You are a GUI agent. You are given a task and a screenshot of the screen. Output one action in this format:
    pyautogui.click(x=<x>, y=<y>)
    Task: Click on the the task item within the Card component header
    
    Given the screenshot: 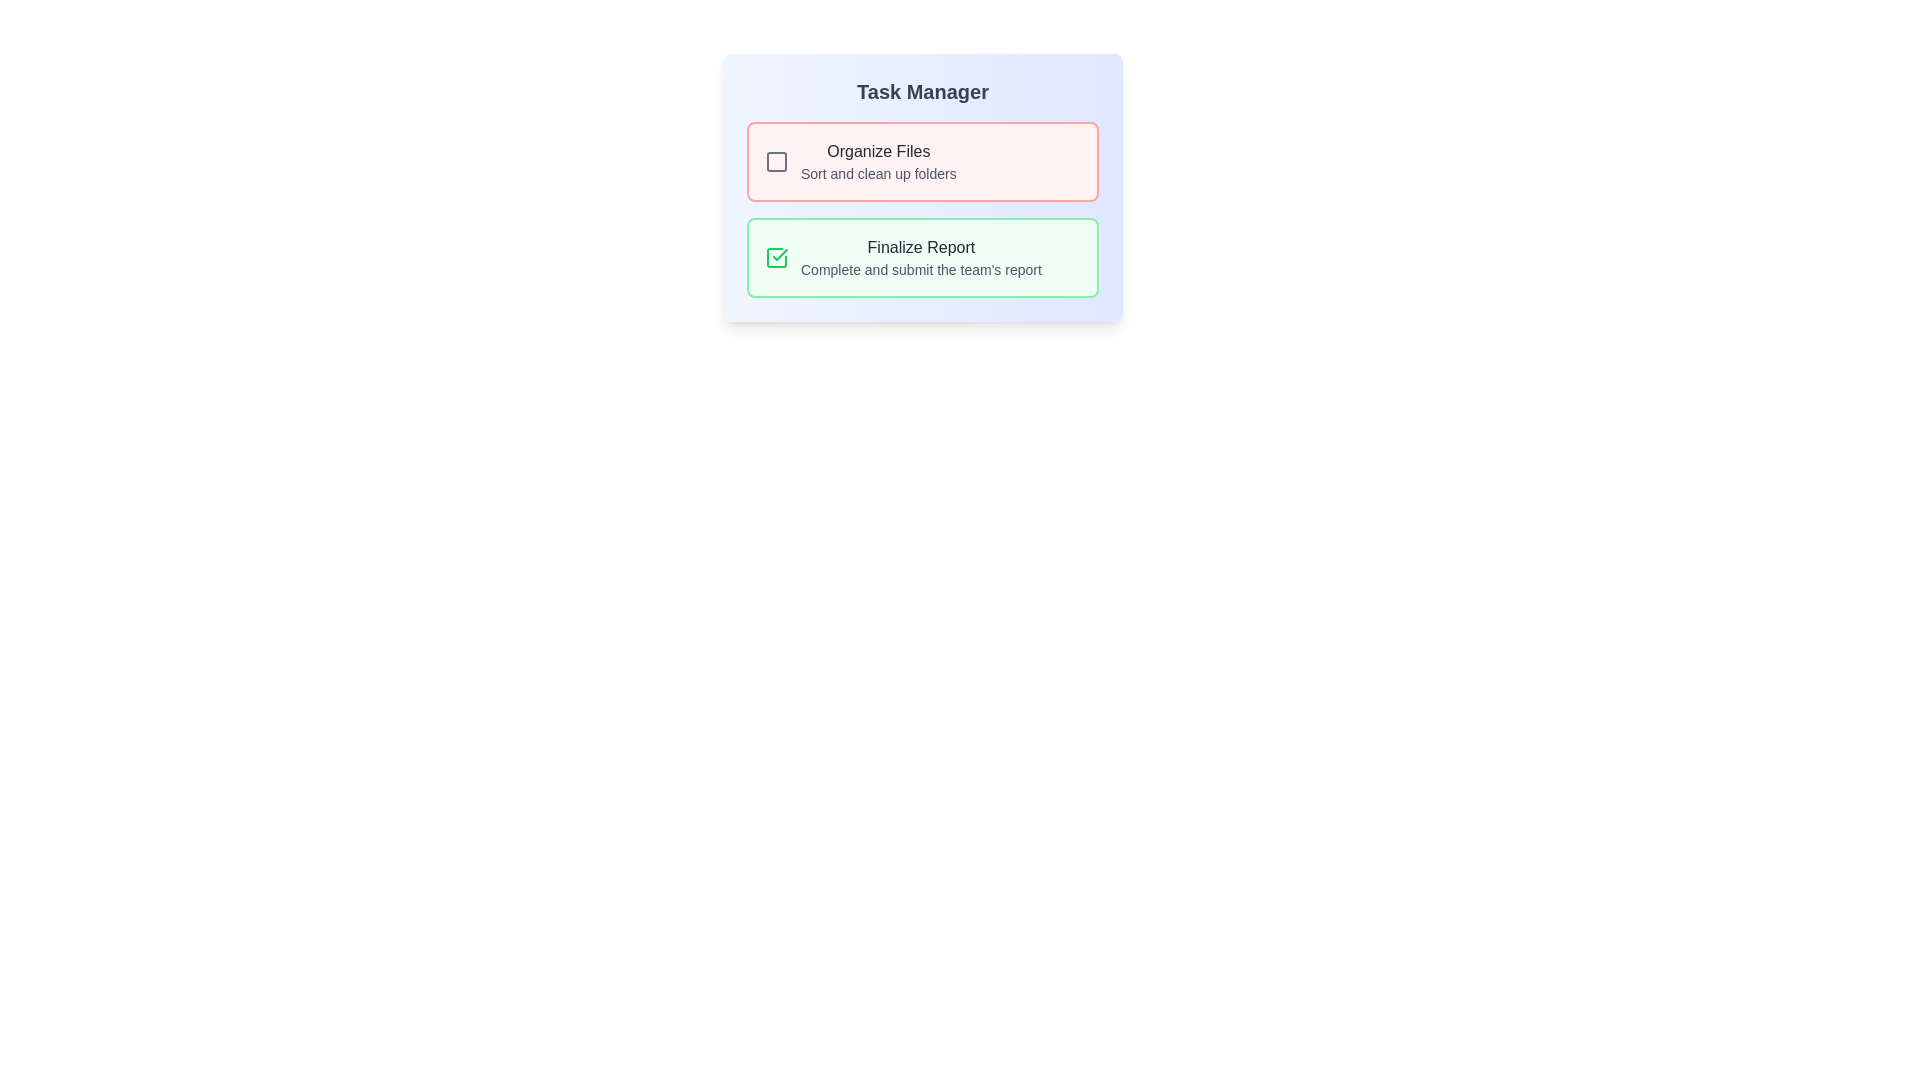 What is the action you would take?
    pyautogui.click(x=921, y=188)
    